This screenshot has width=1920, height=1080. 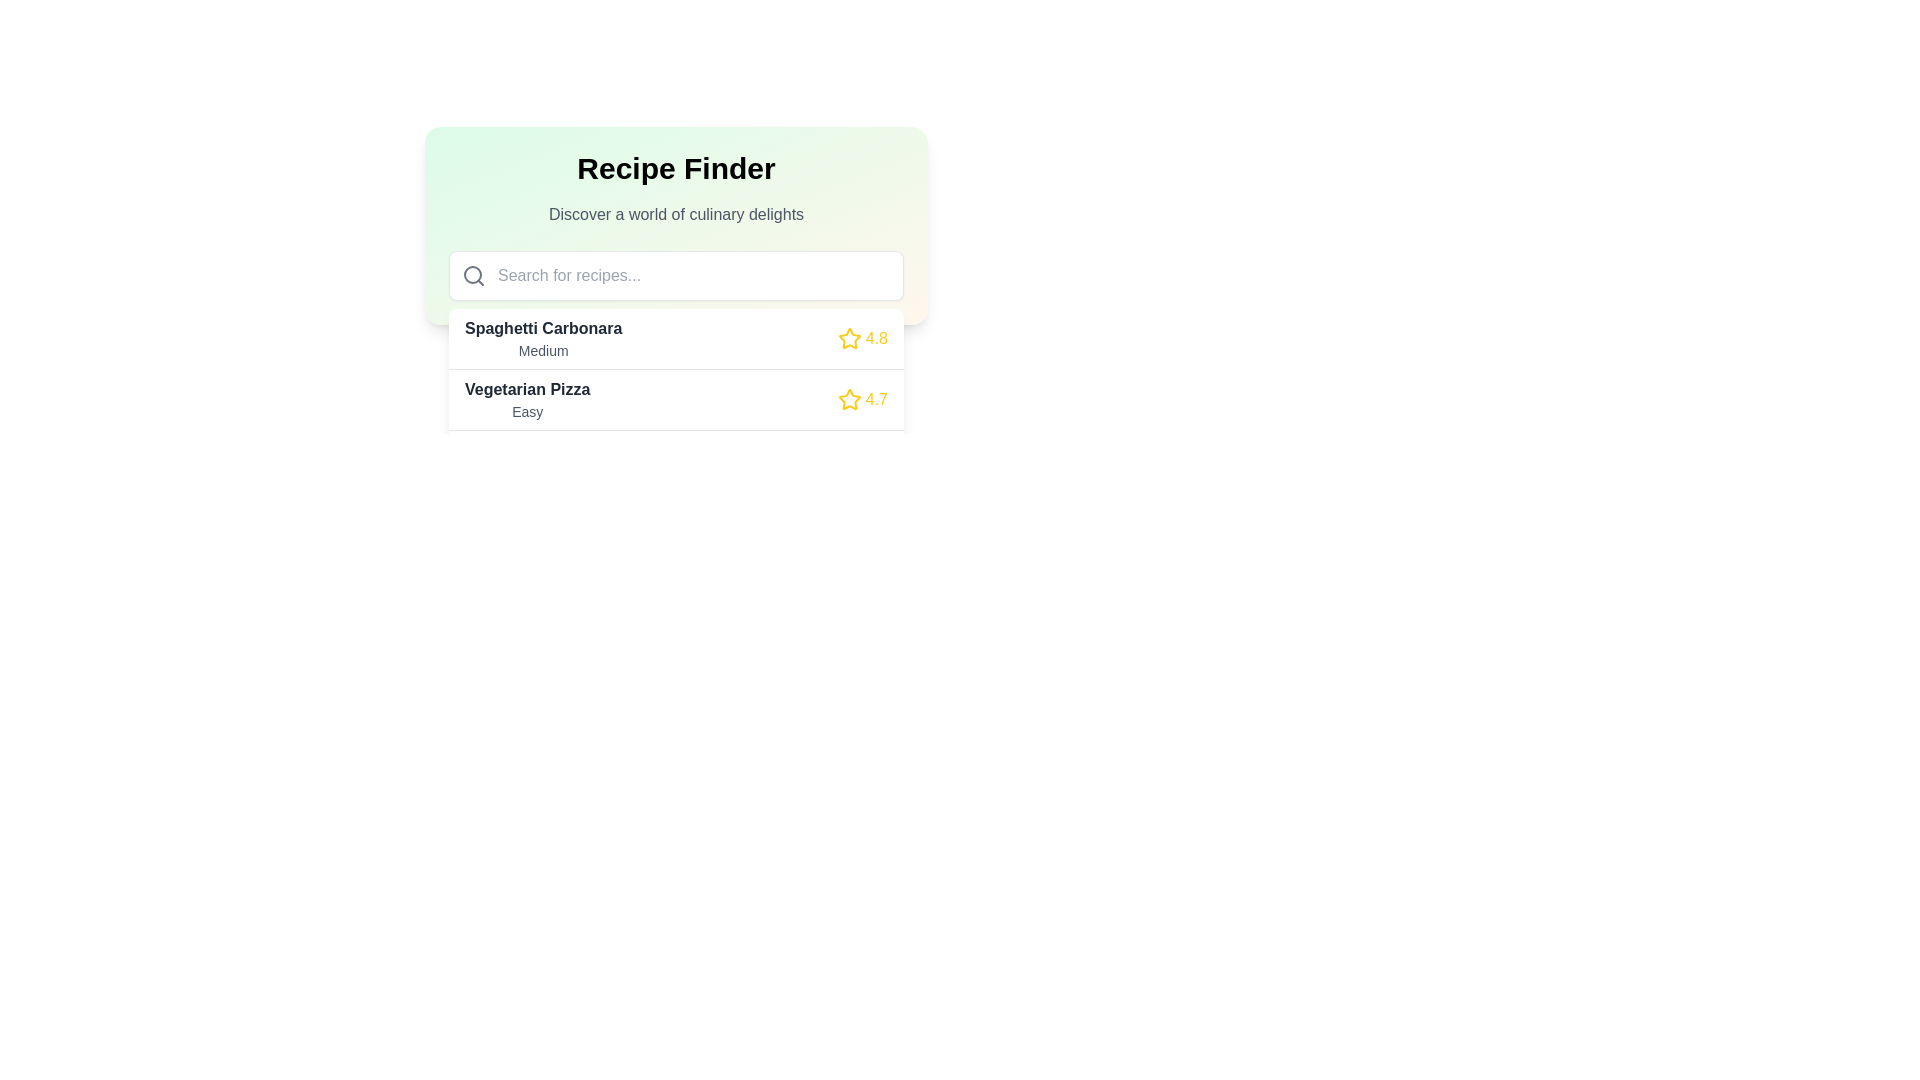 I want to click on the text label indicating the rating value next to the 'Spaghetti Carbonara' item, which is located on the right side of the star icon, so click(x=876, y=338).